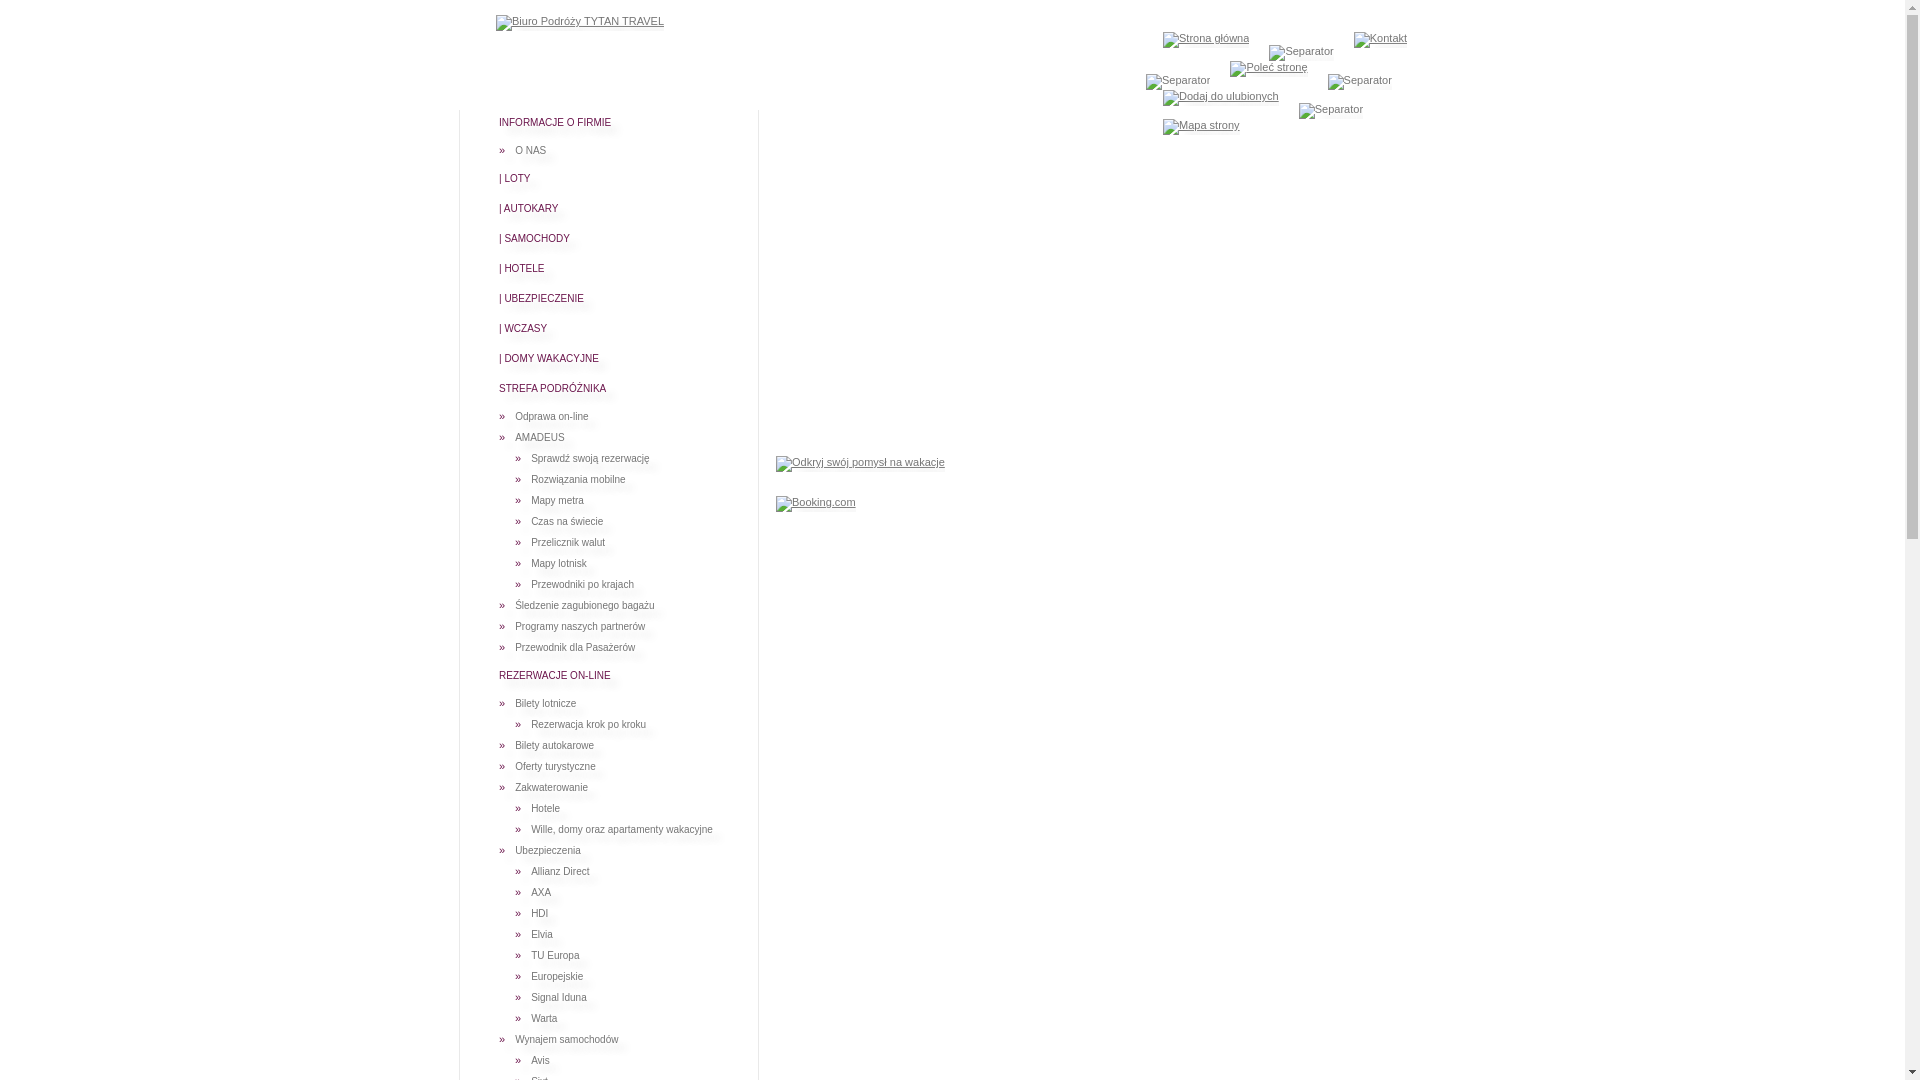 This screenshot has height=1080, width=1920. I want to click on 'Zakwaterowanie', so click(514, 786).